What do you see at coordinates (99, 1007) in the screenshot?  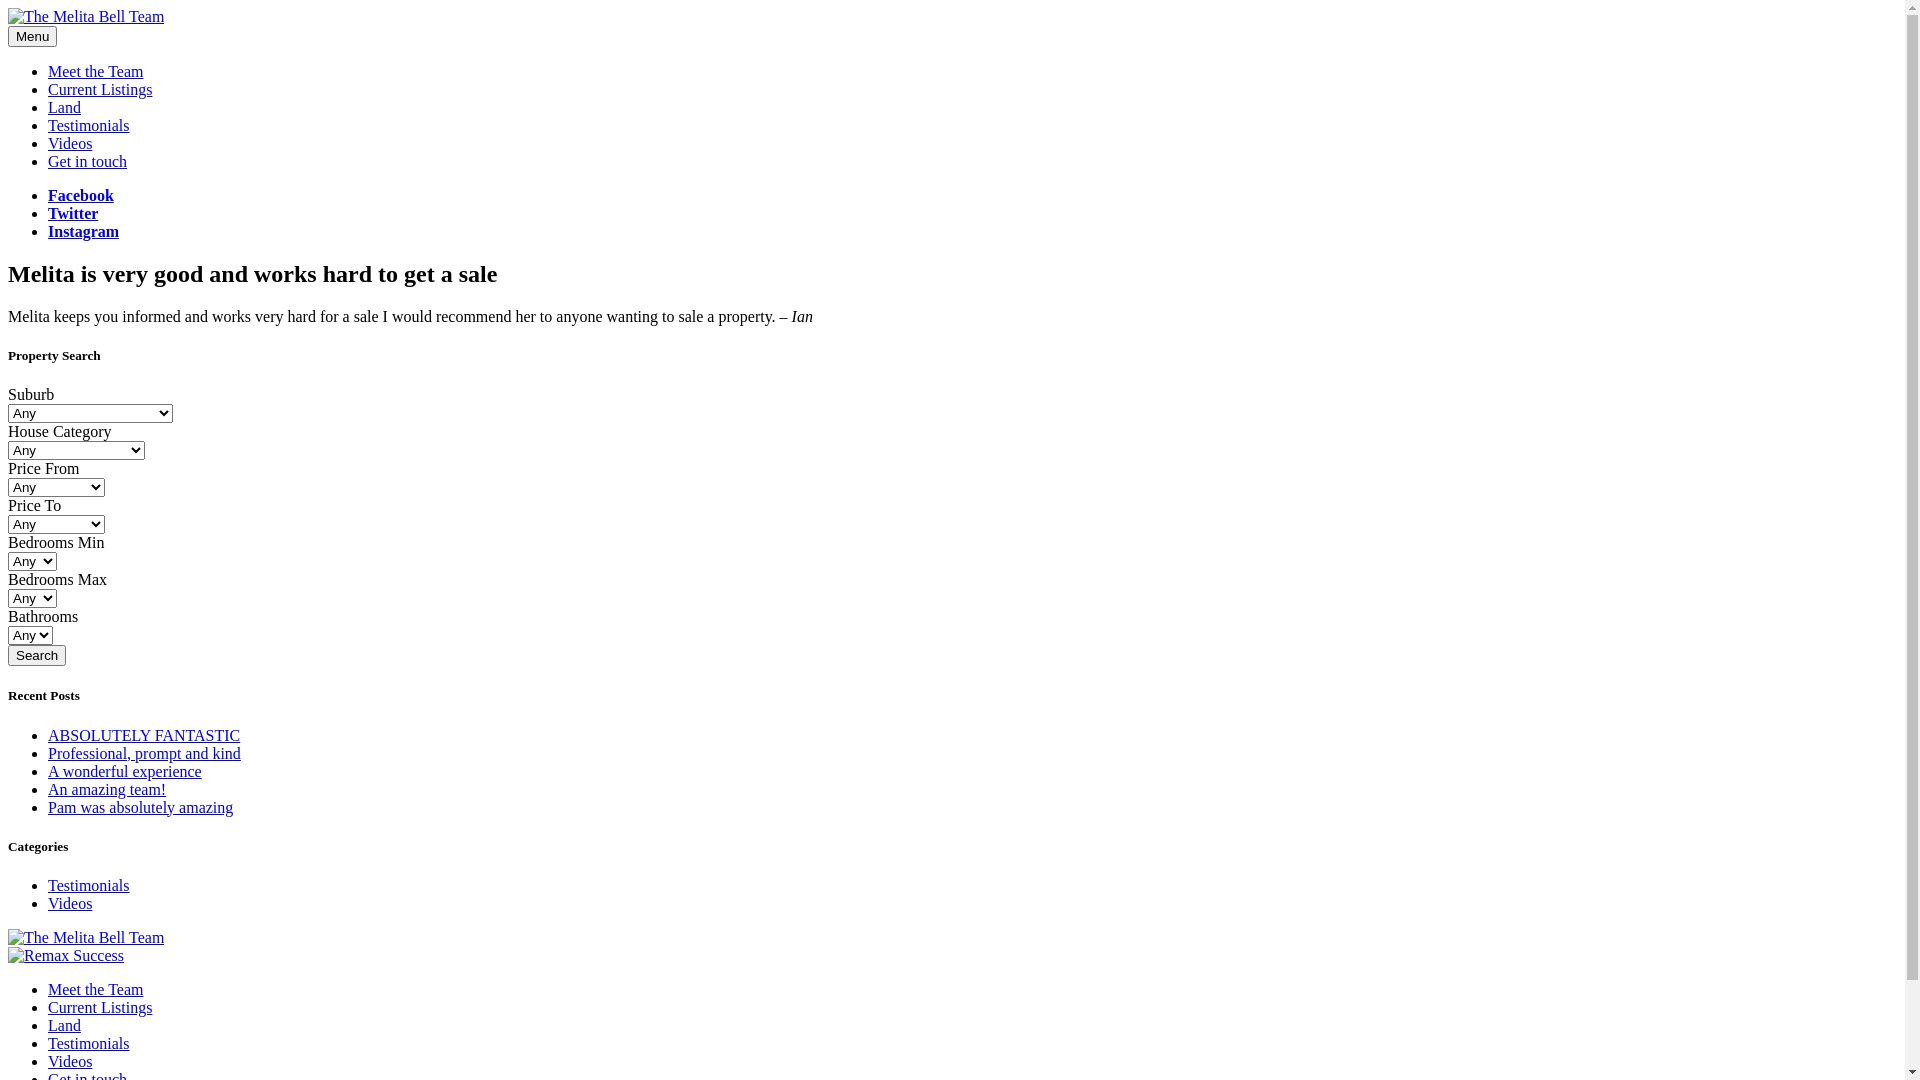 I see `'Current Listings'` at bounding box center [99, 1007].